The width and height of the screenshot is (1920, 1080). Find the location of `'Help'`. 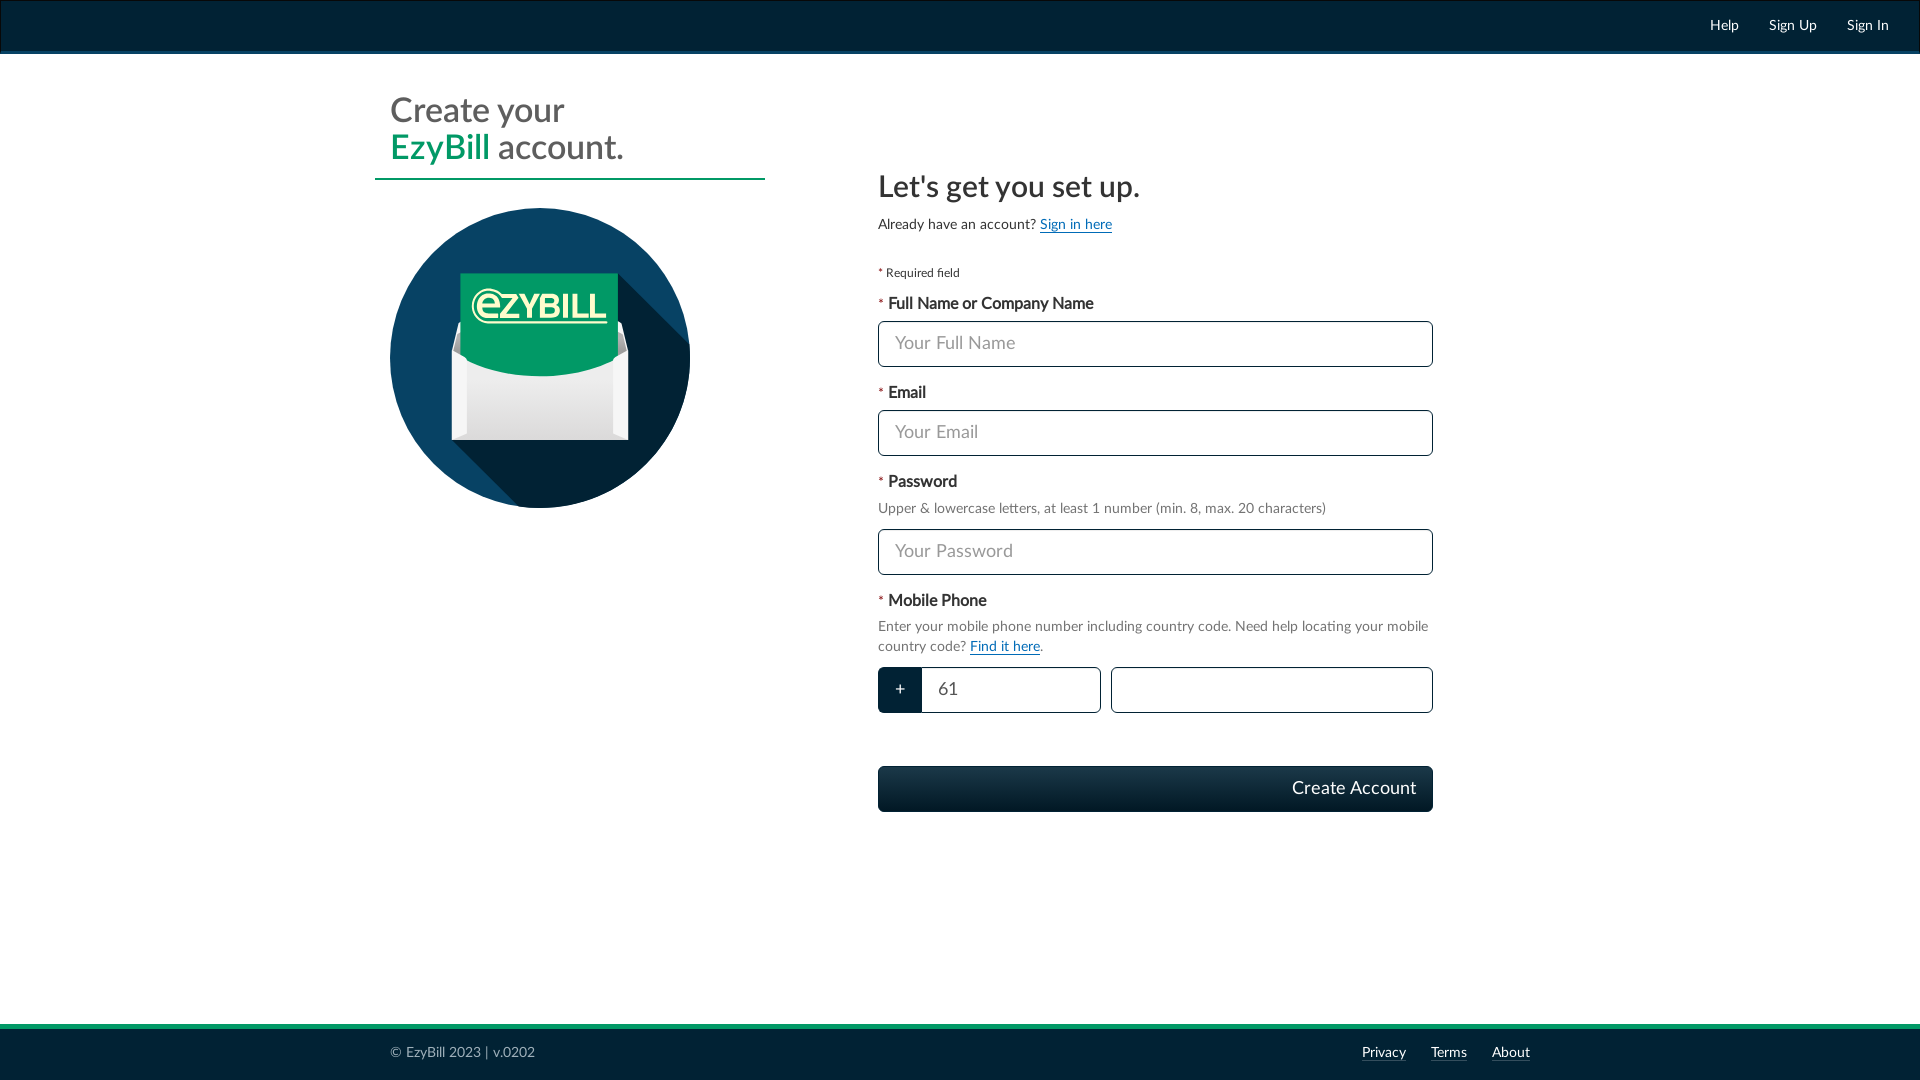

'Help' is located at coordinates (1723, 26).